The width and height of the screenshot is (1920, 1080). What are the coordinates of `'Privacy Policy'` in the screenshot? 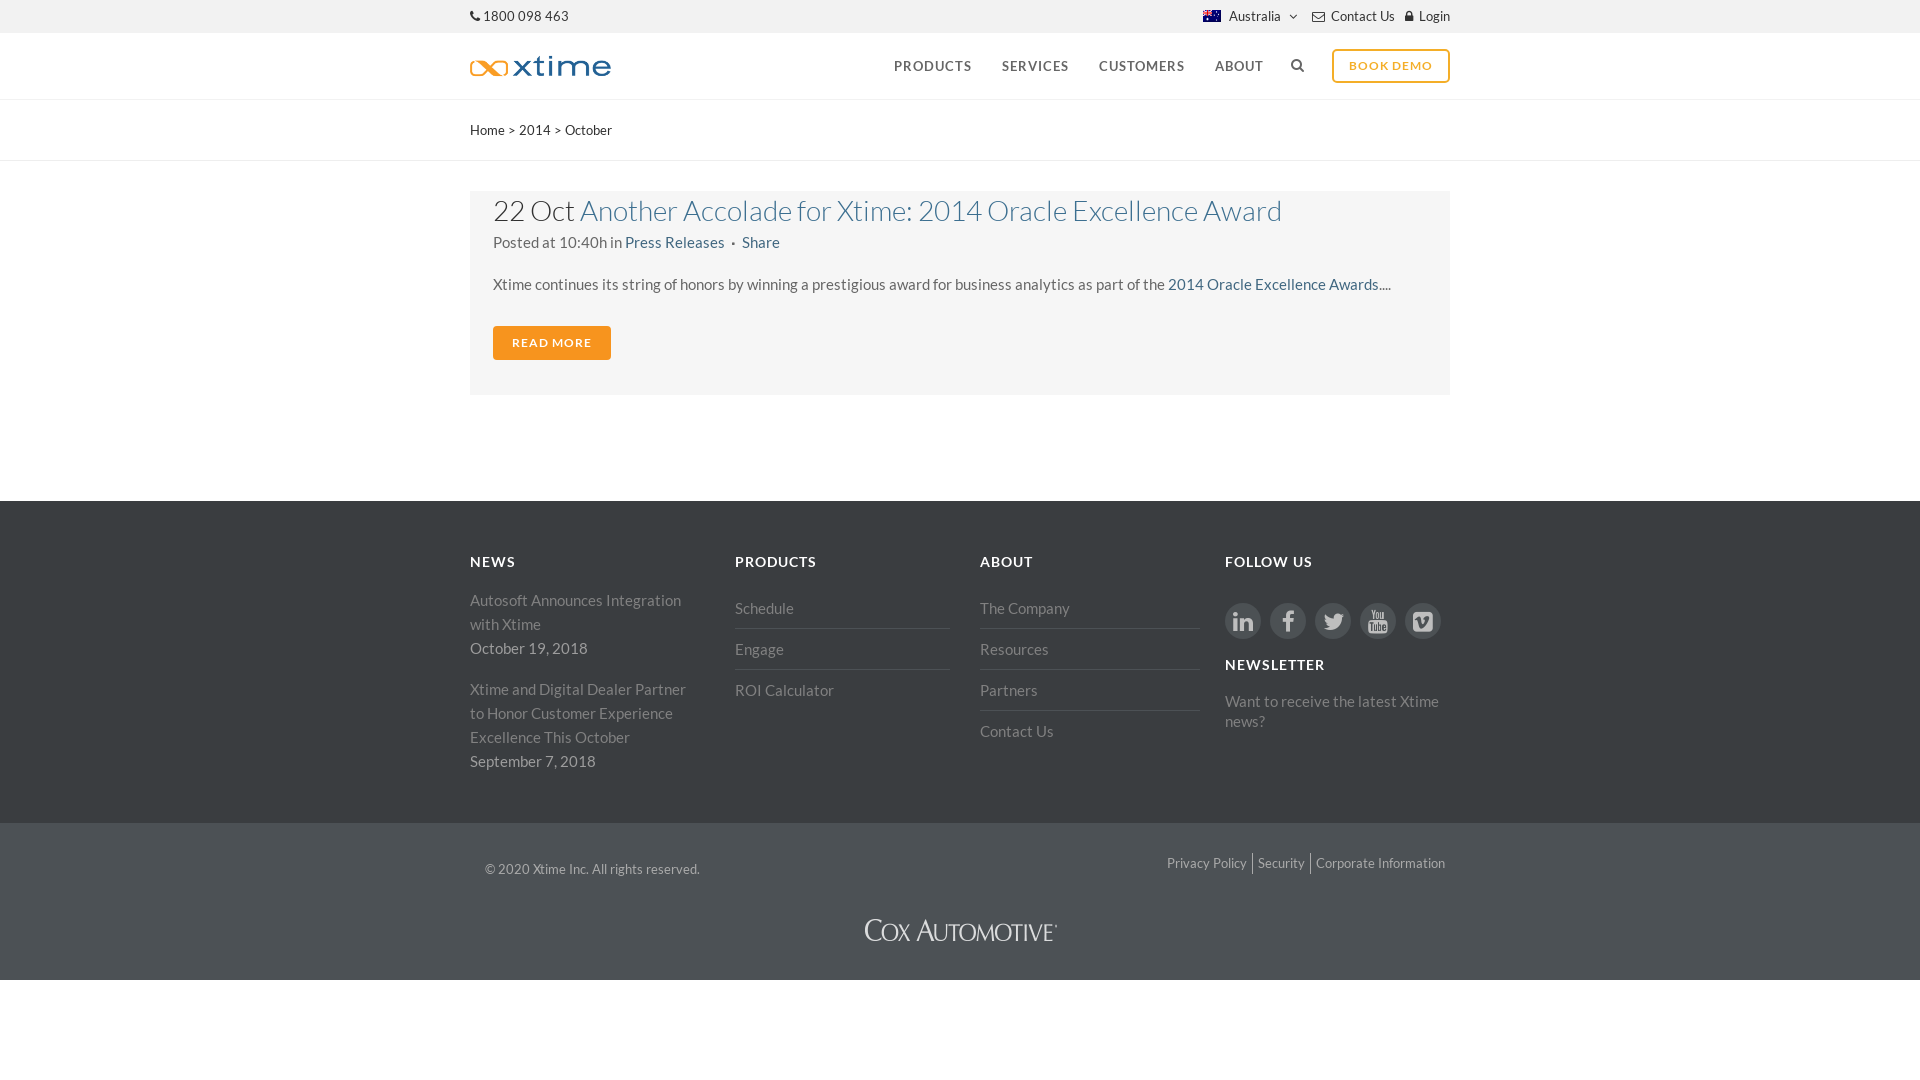 It's located at (1205, 862).